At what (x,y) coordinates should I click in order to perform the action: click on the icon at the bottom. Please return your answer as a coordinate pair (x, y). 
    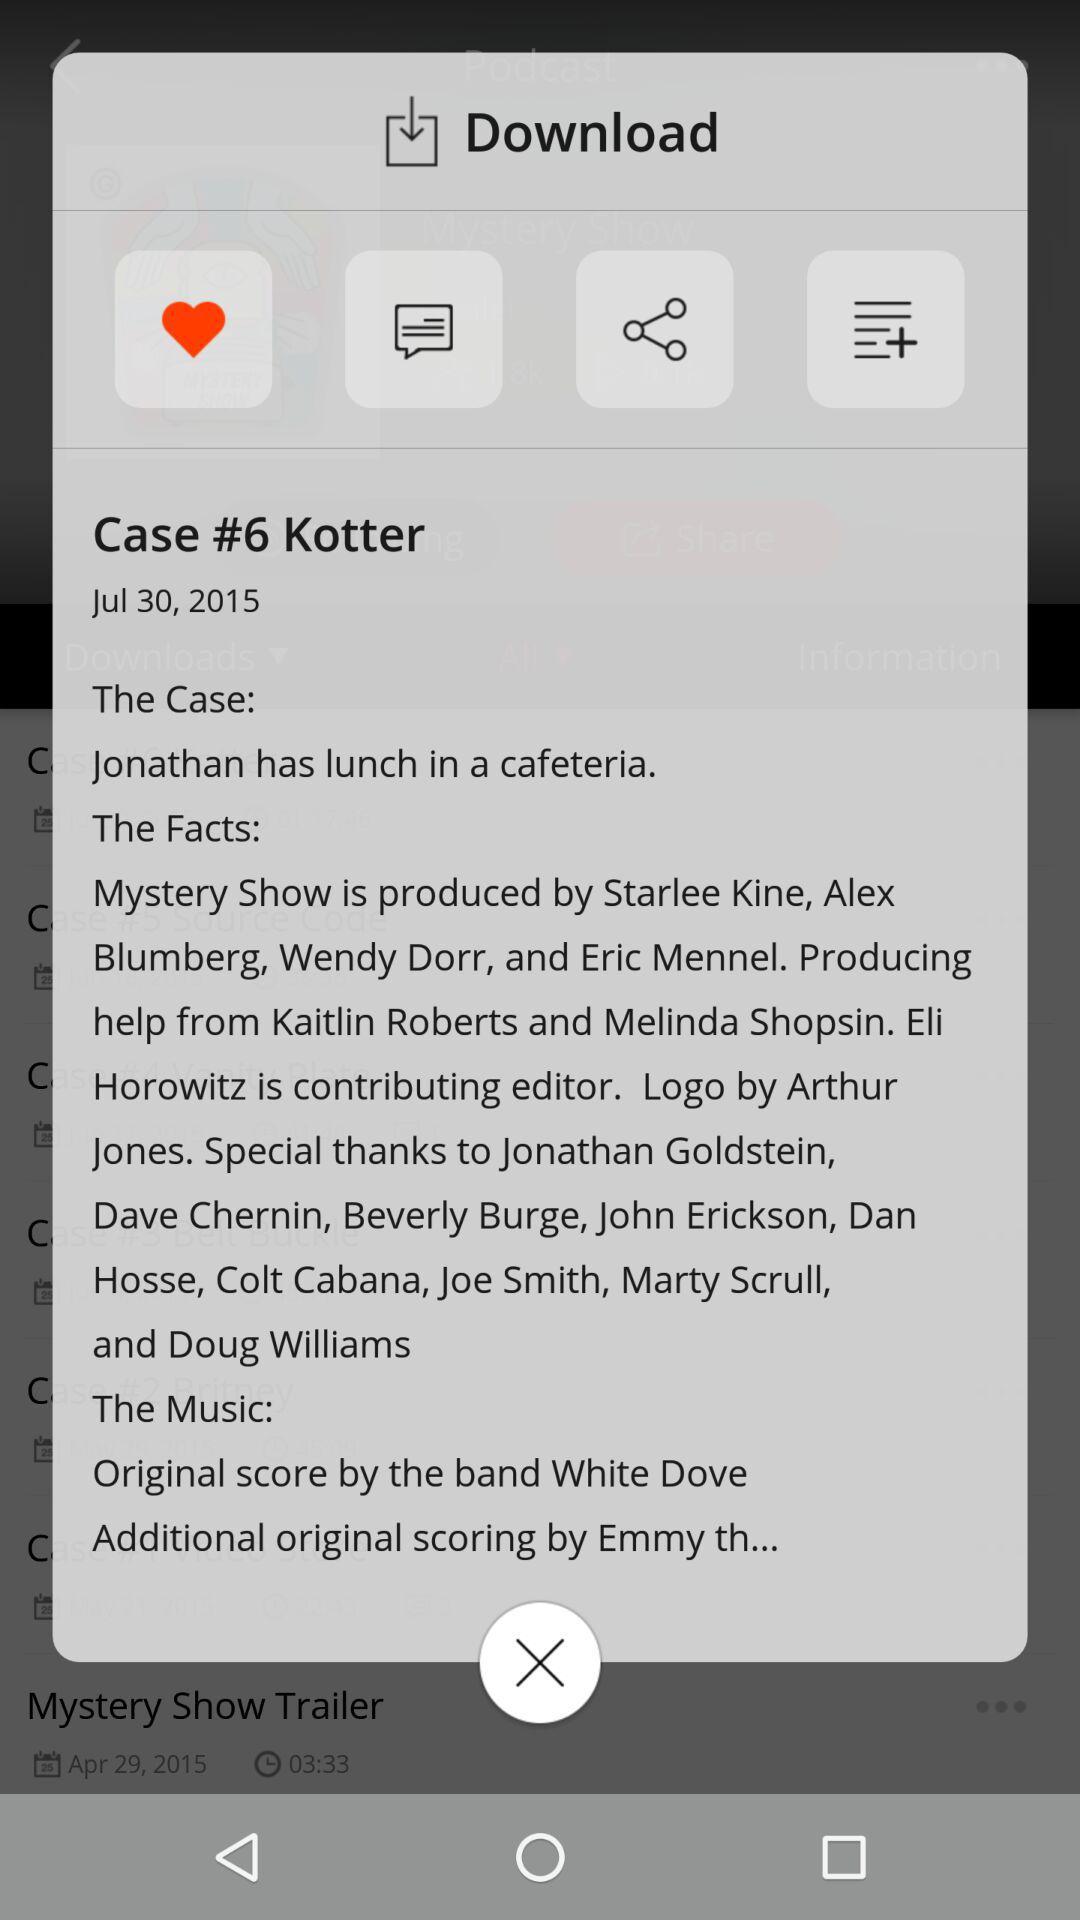
    Looking at the image, I should click on (540, 1662).